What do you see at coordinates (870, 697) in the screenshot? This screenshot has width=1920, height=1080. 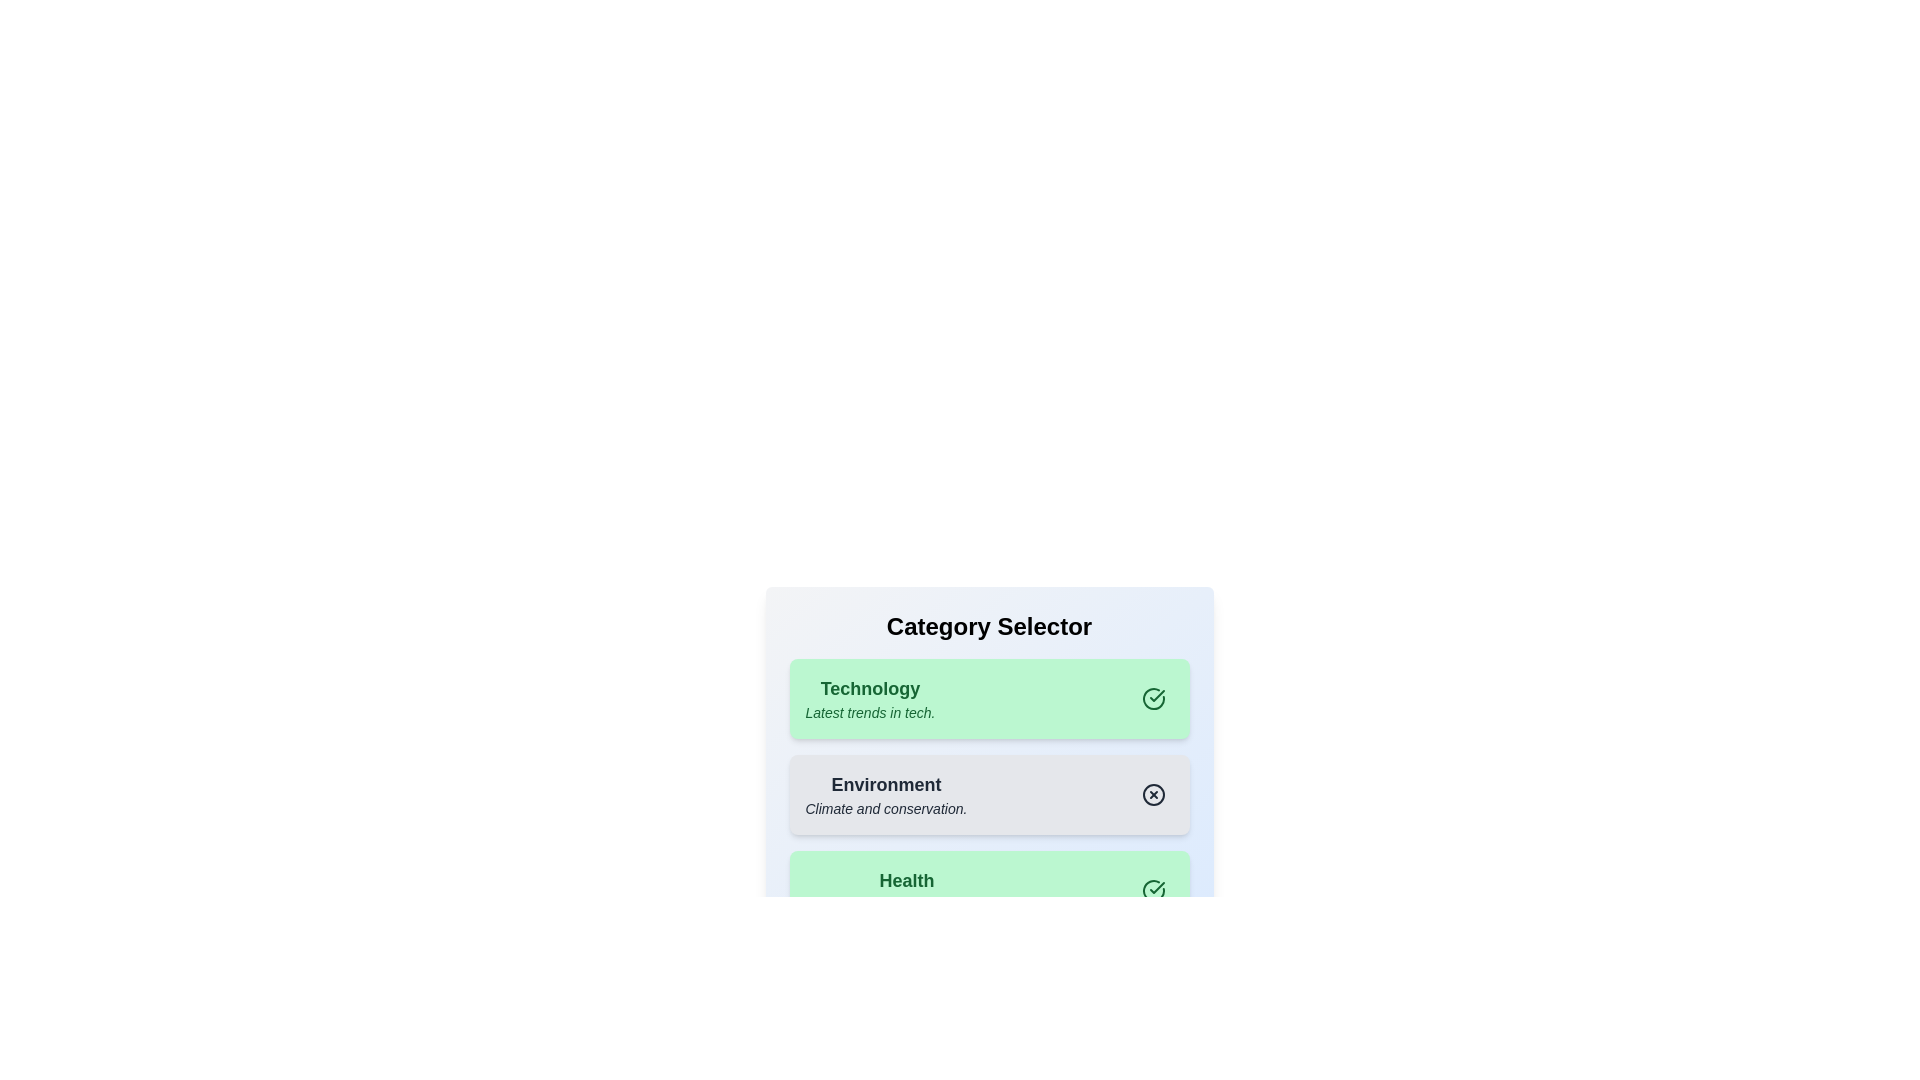 I see `the category Technology to observe visual feedback` at bounding box center [870, 697].